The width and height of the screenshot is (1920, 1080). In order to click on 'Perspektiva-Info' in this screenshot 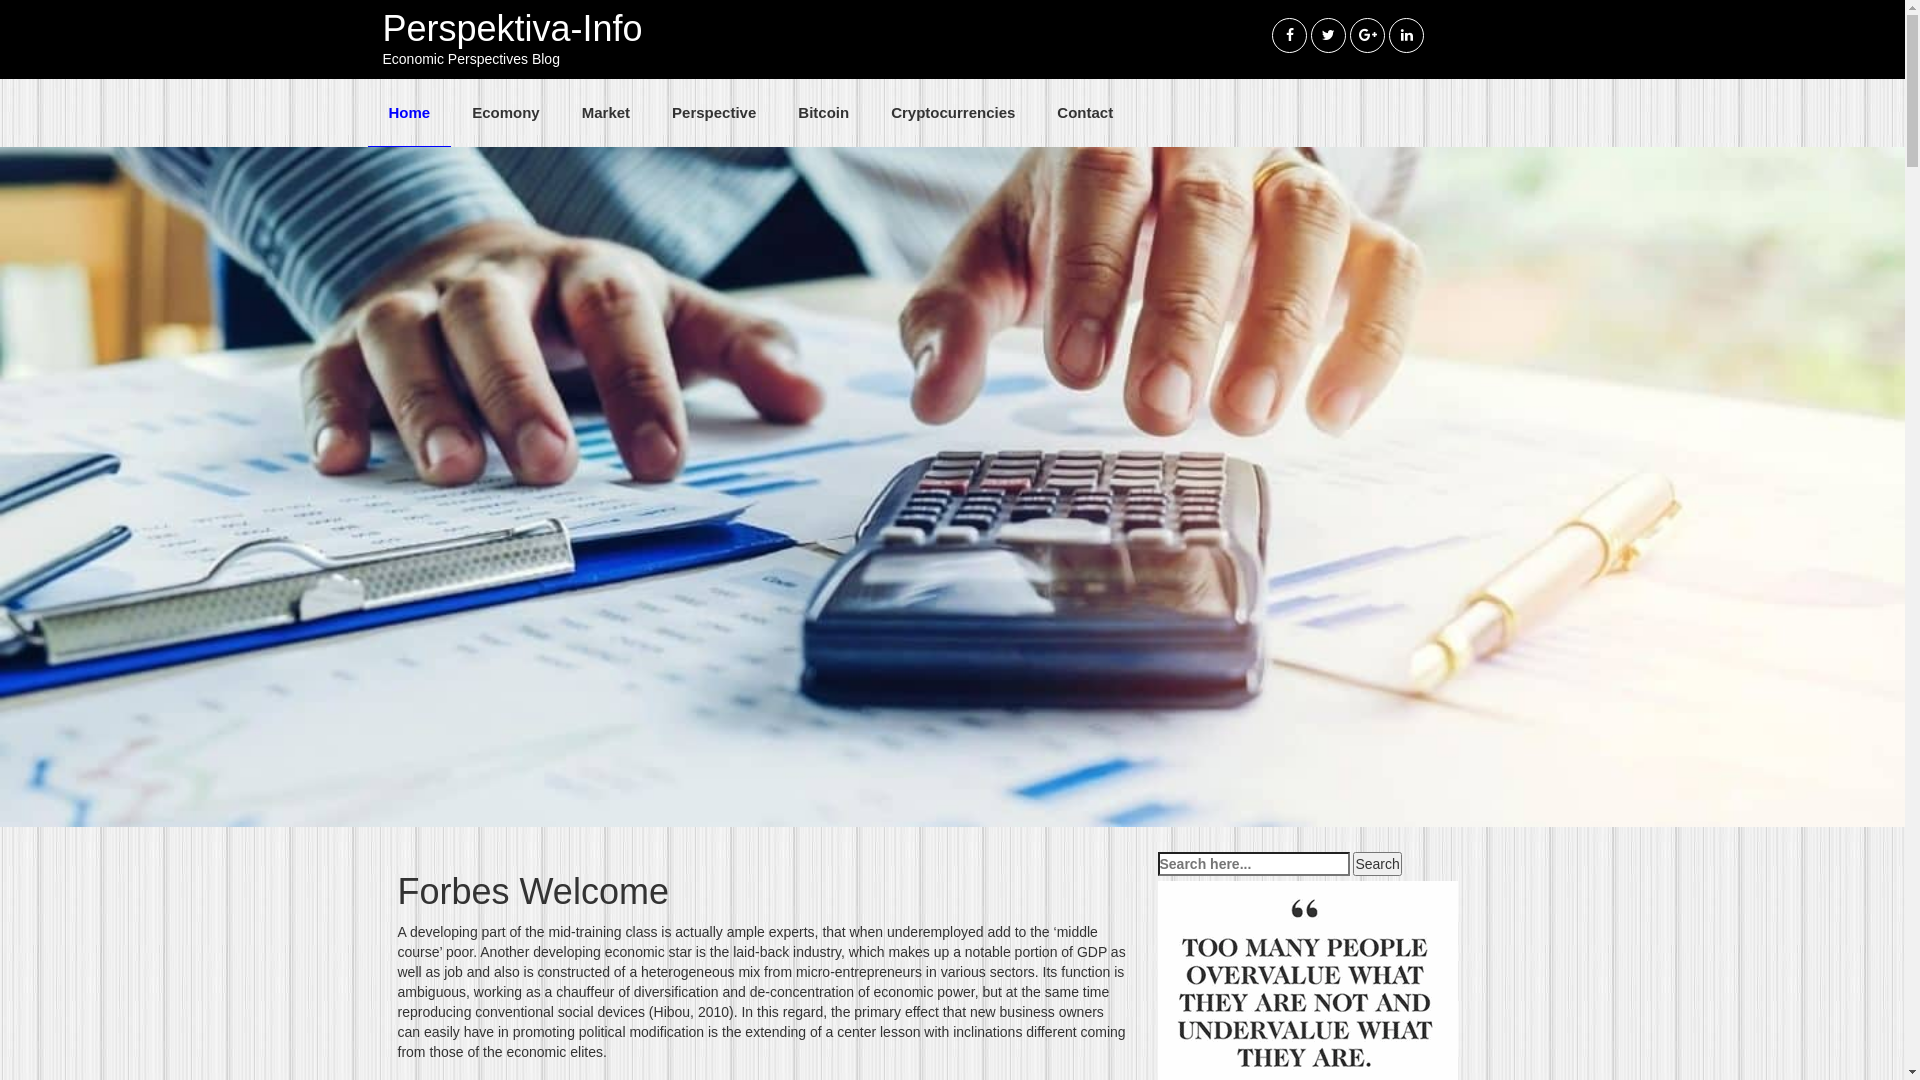, I will do `click(512, 28)`.